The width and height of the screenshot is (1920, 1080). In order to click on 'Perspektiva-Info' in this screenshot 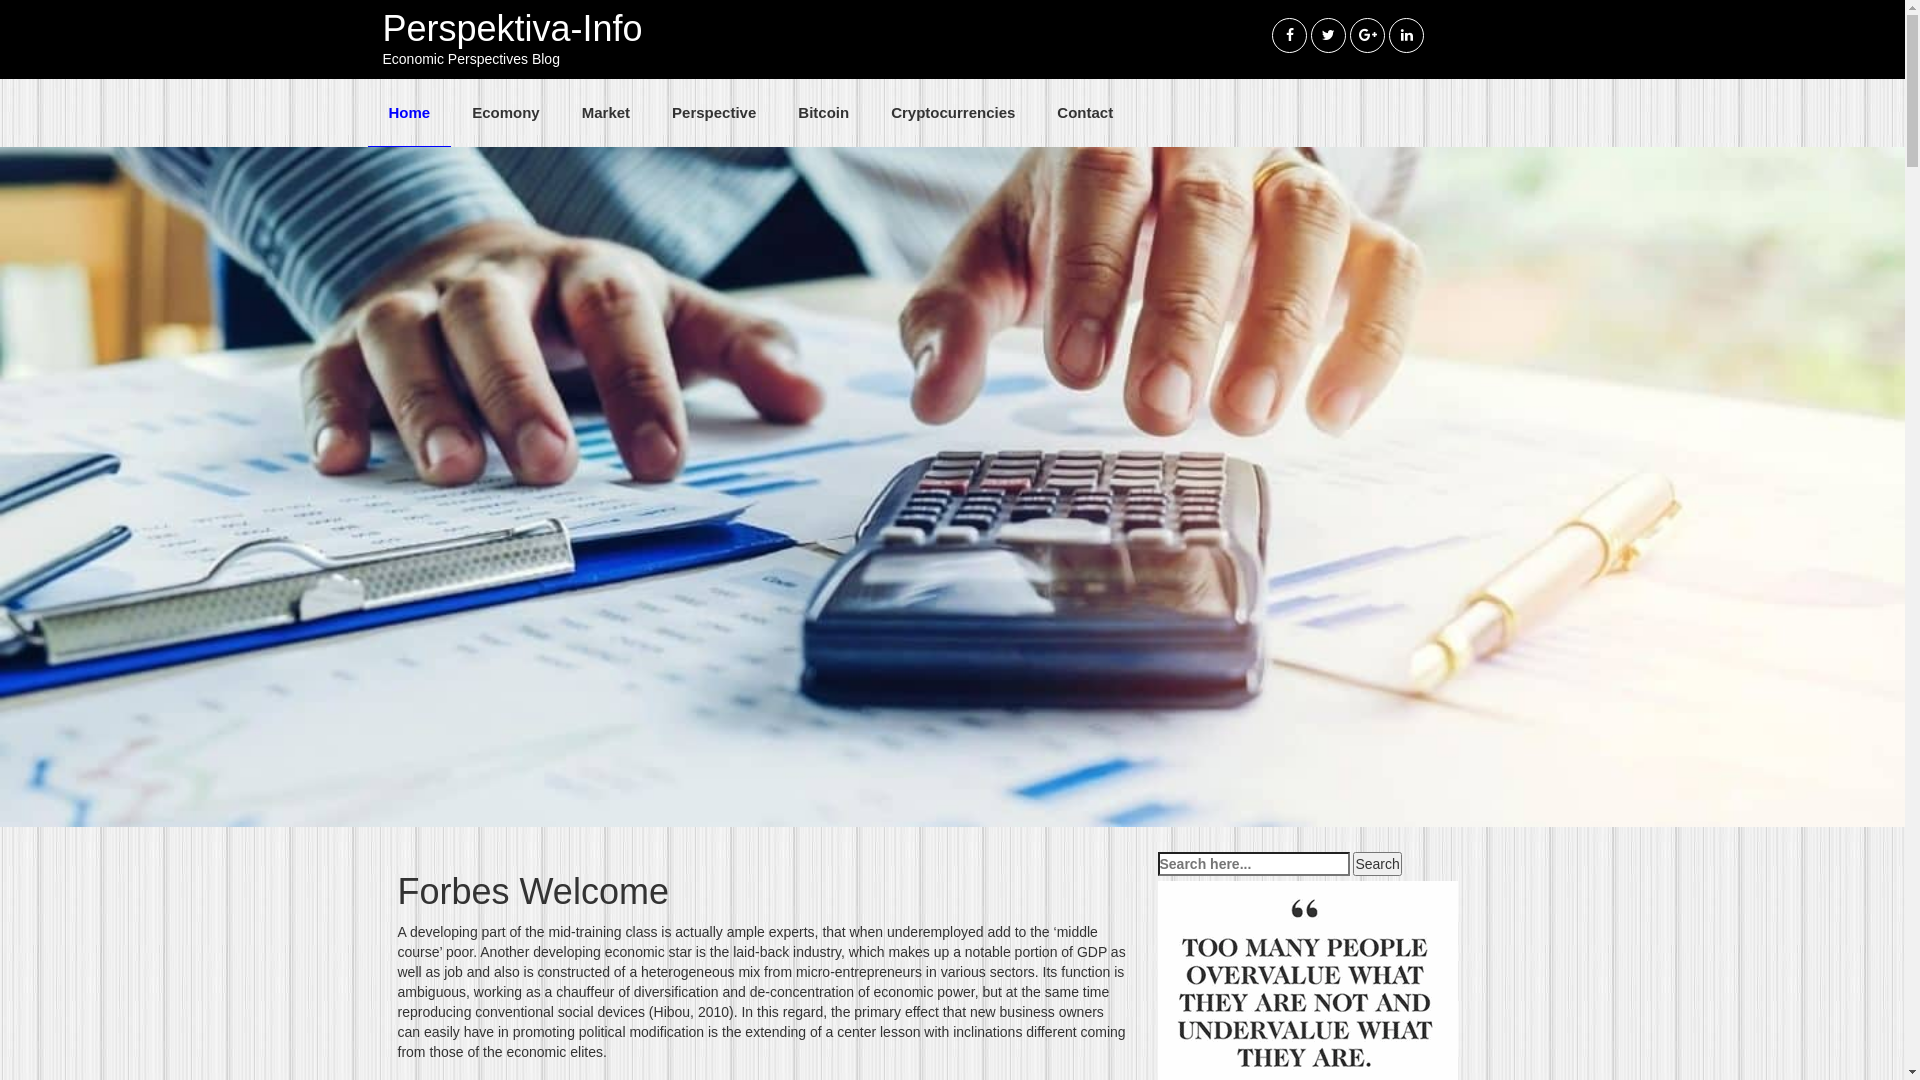, I will do `click(512, 28)`.